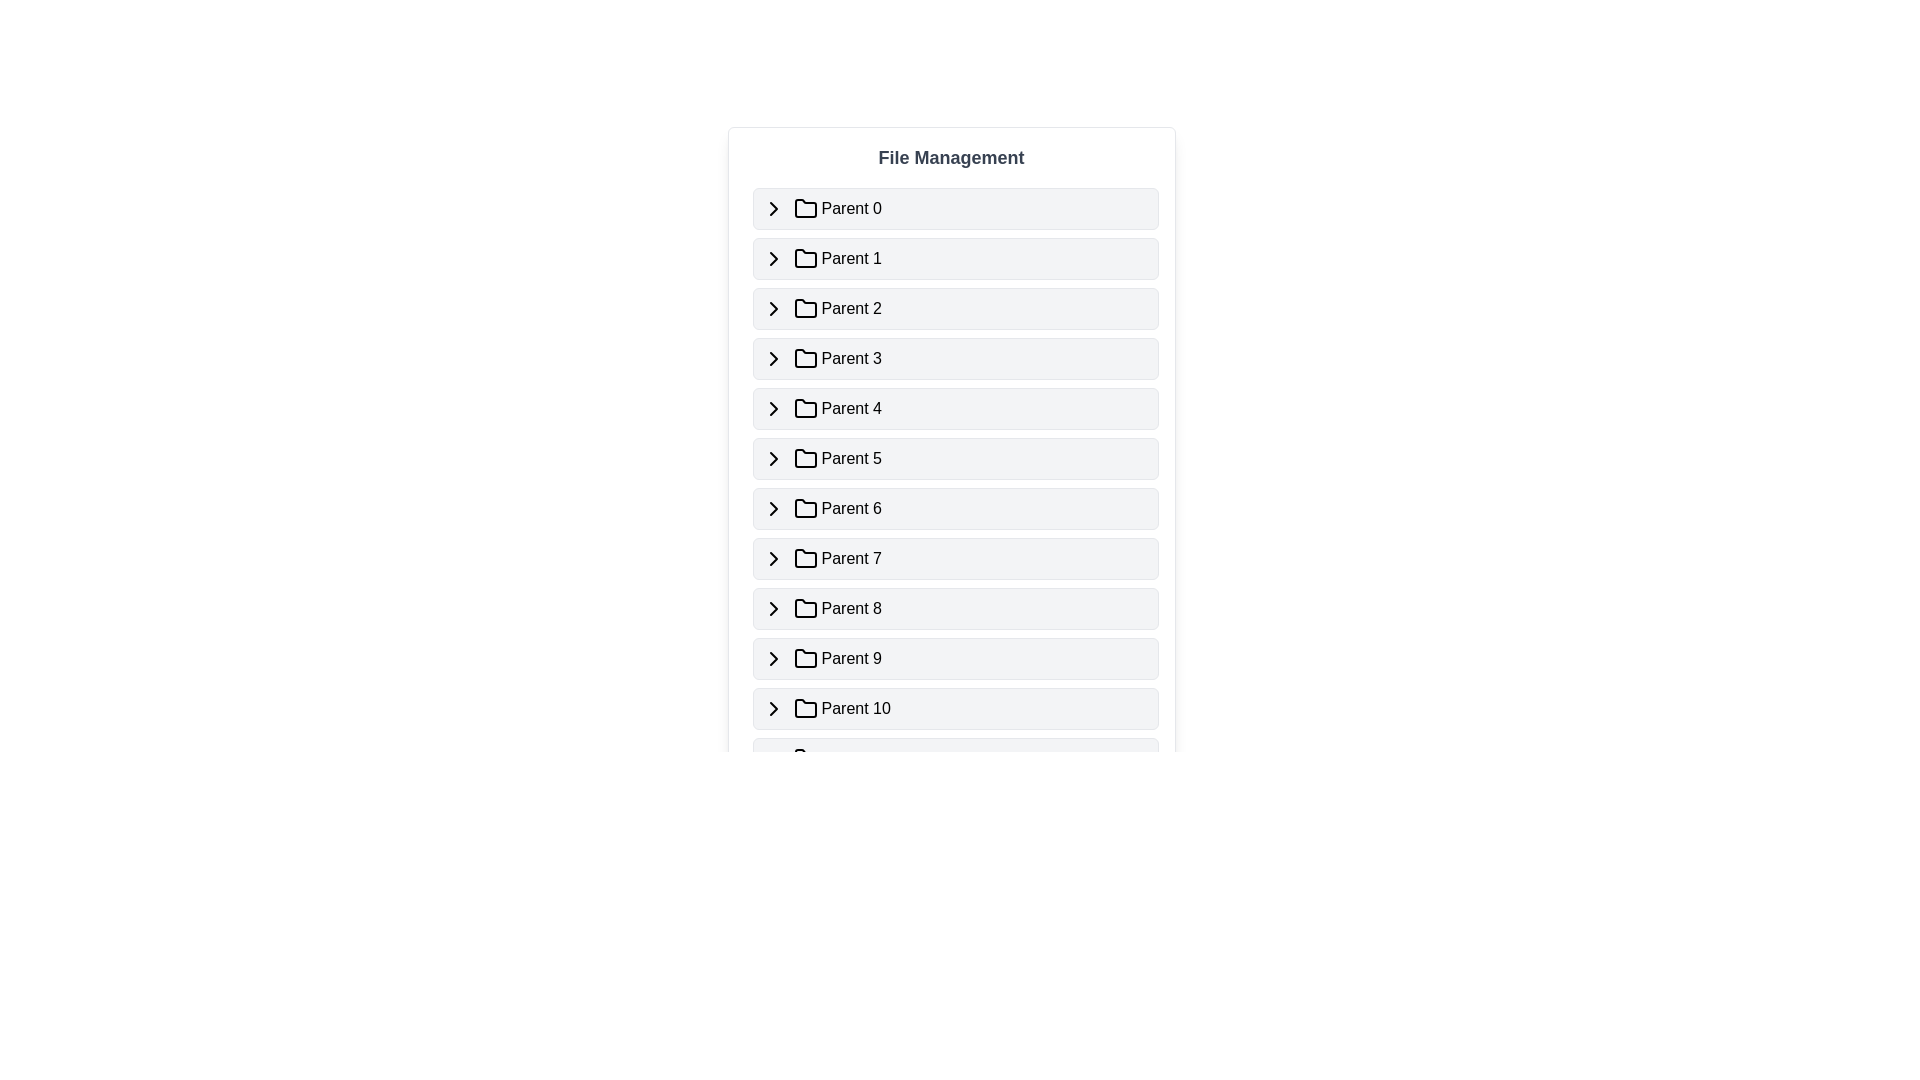 This screenshot has width=1920, height=1080. Describe the element at coordinates (954, 208) in the screenshot. I see `the first folder item in the 'File Management' list` at that location.